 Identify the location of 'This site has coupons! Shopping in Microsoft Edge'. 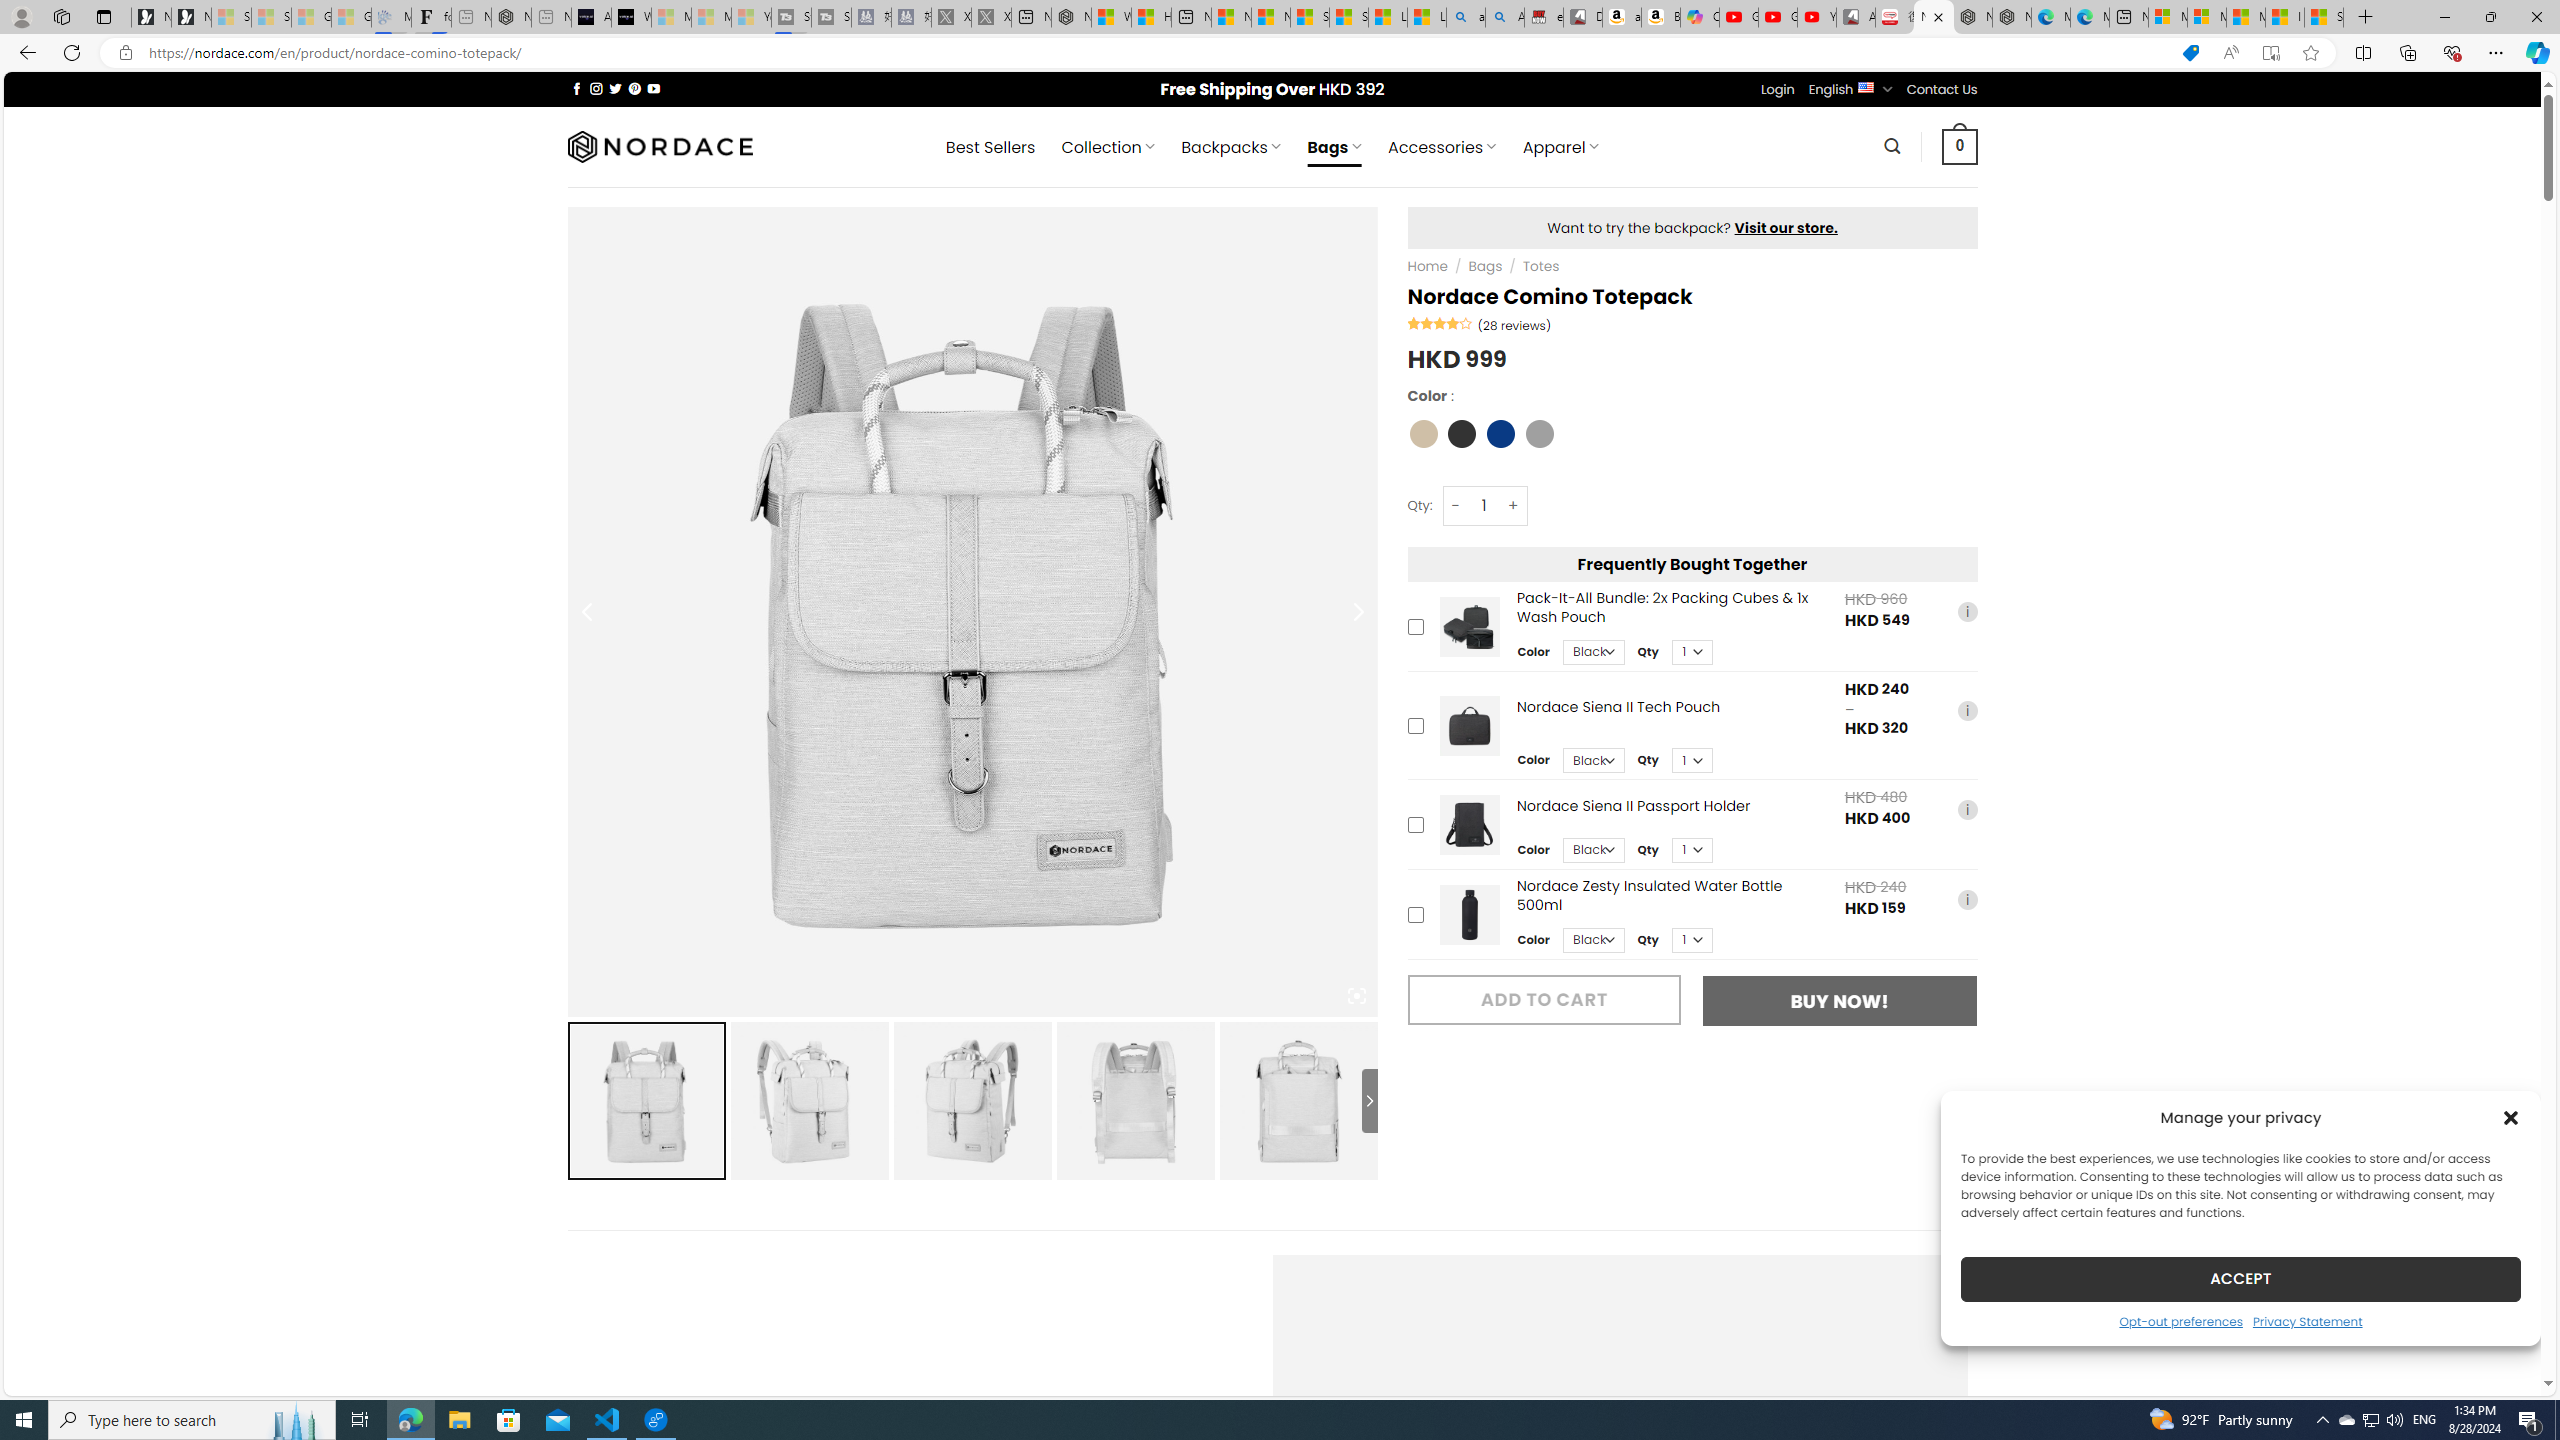
(2190, 53).